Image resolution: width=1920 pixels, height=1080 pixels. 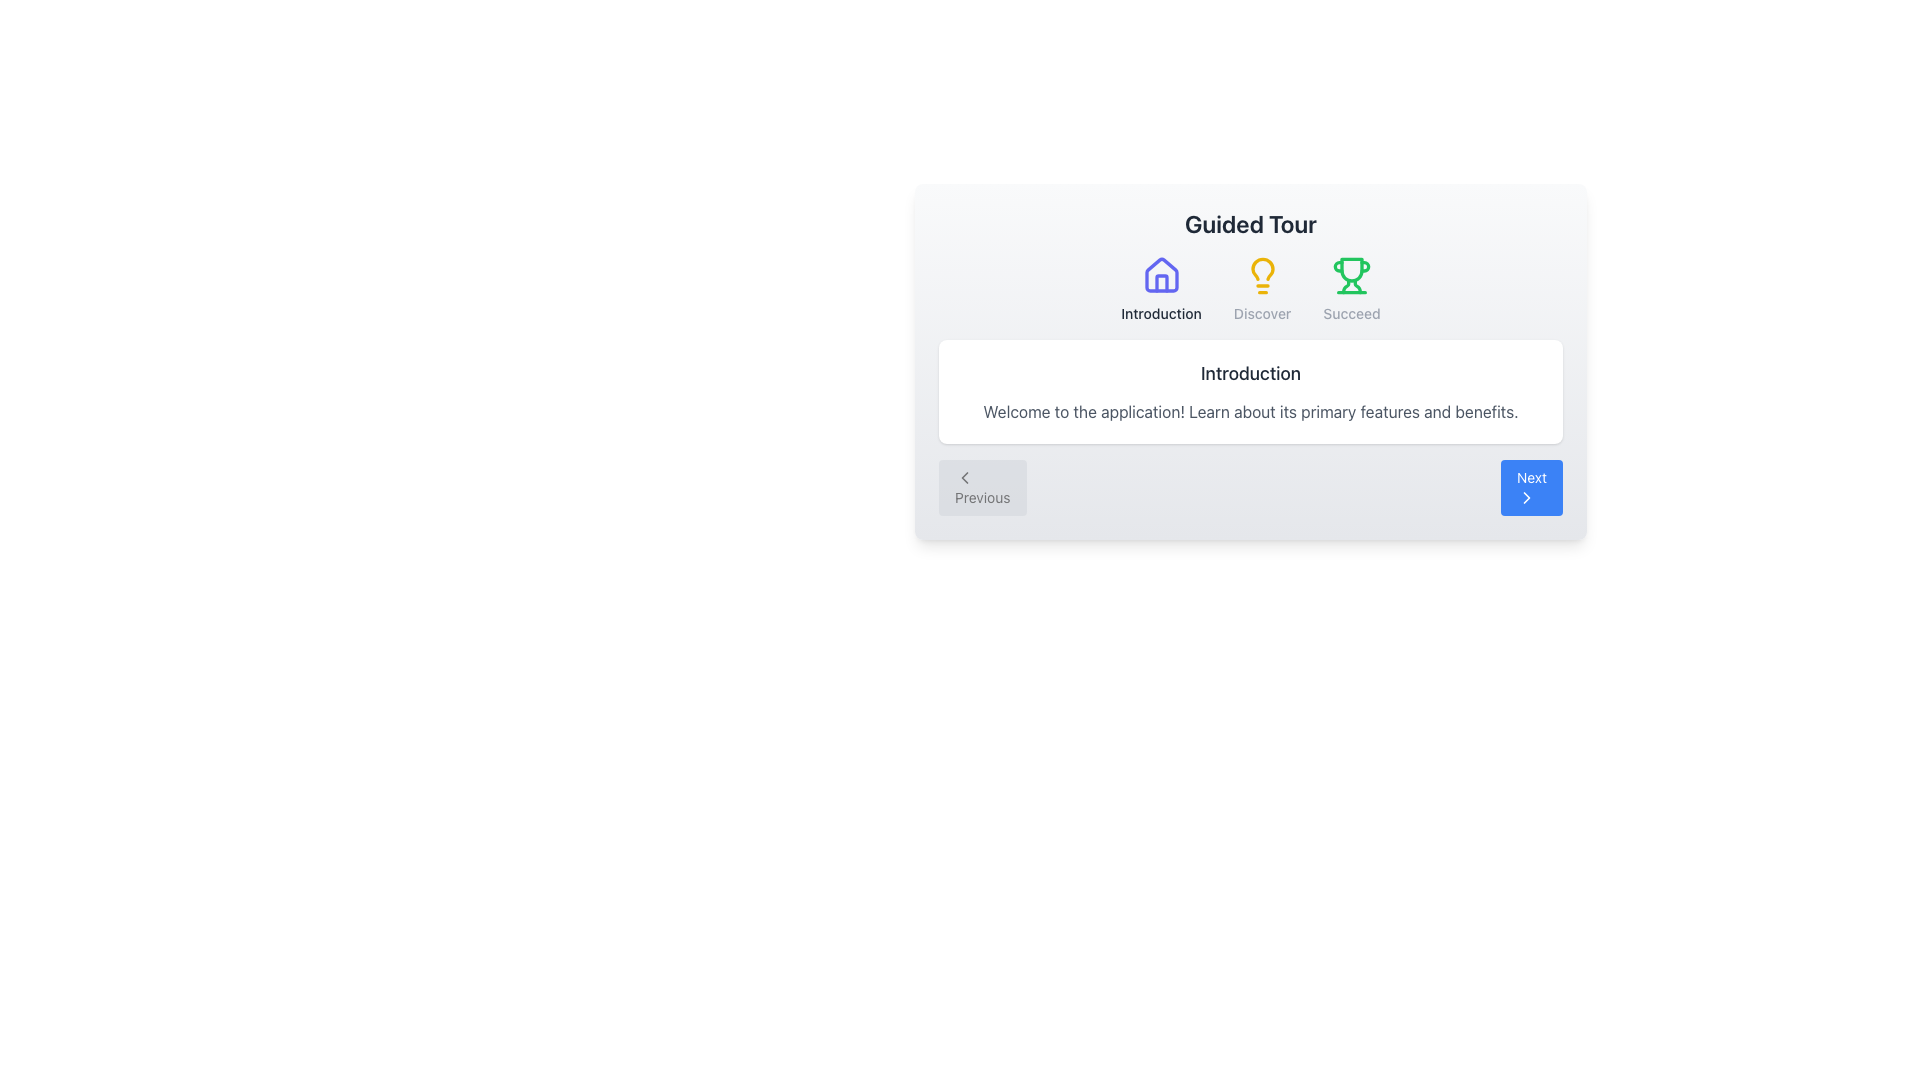 I want to click on the third icon in the horizontal sequence of icons in the header, which represents a 'success' or 'achievement' feature, so click(x=1352, y=270).